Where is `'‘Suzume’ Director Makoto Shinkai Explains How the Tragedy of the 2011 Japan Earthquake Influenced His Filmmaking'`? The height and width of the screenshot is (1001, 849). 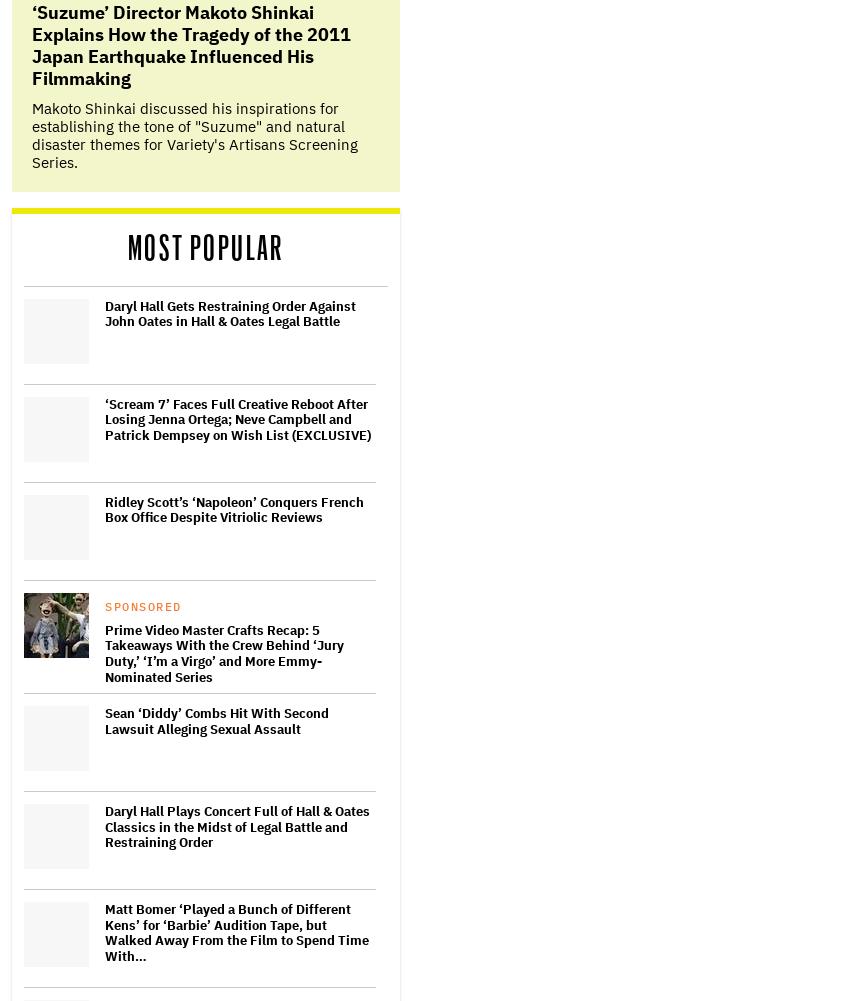 '‘Suzume’ Director Makoto Shinkai Explains How the Tragedy of the 2011 Japan Earthquake Influenced His Filmmaking' is located at coordinates (190, 45).